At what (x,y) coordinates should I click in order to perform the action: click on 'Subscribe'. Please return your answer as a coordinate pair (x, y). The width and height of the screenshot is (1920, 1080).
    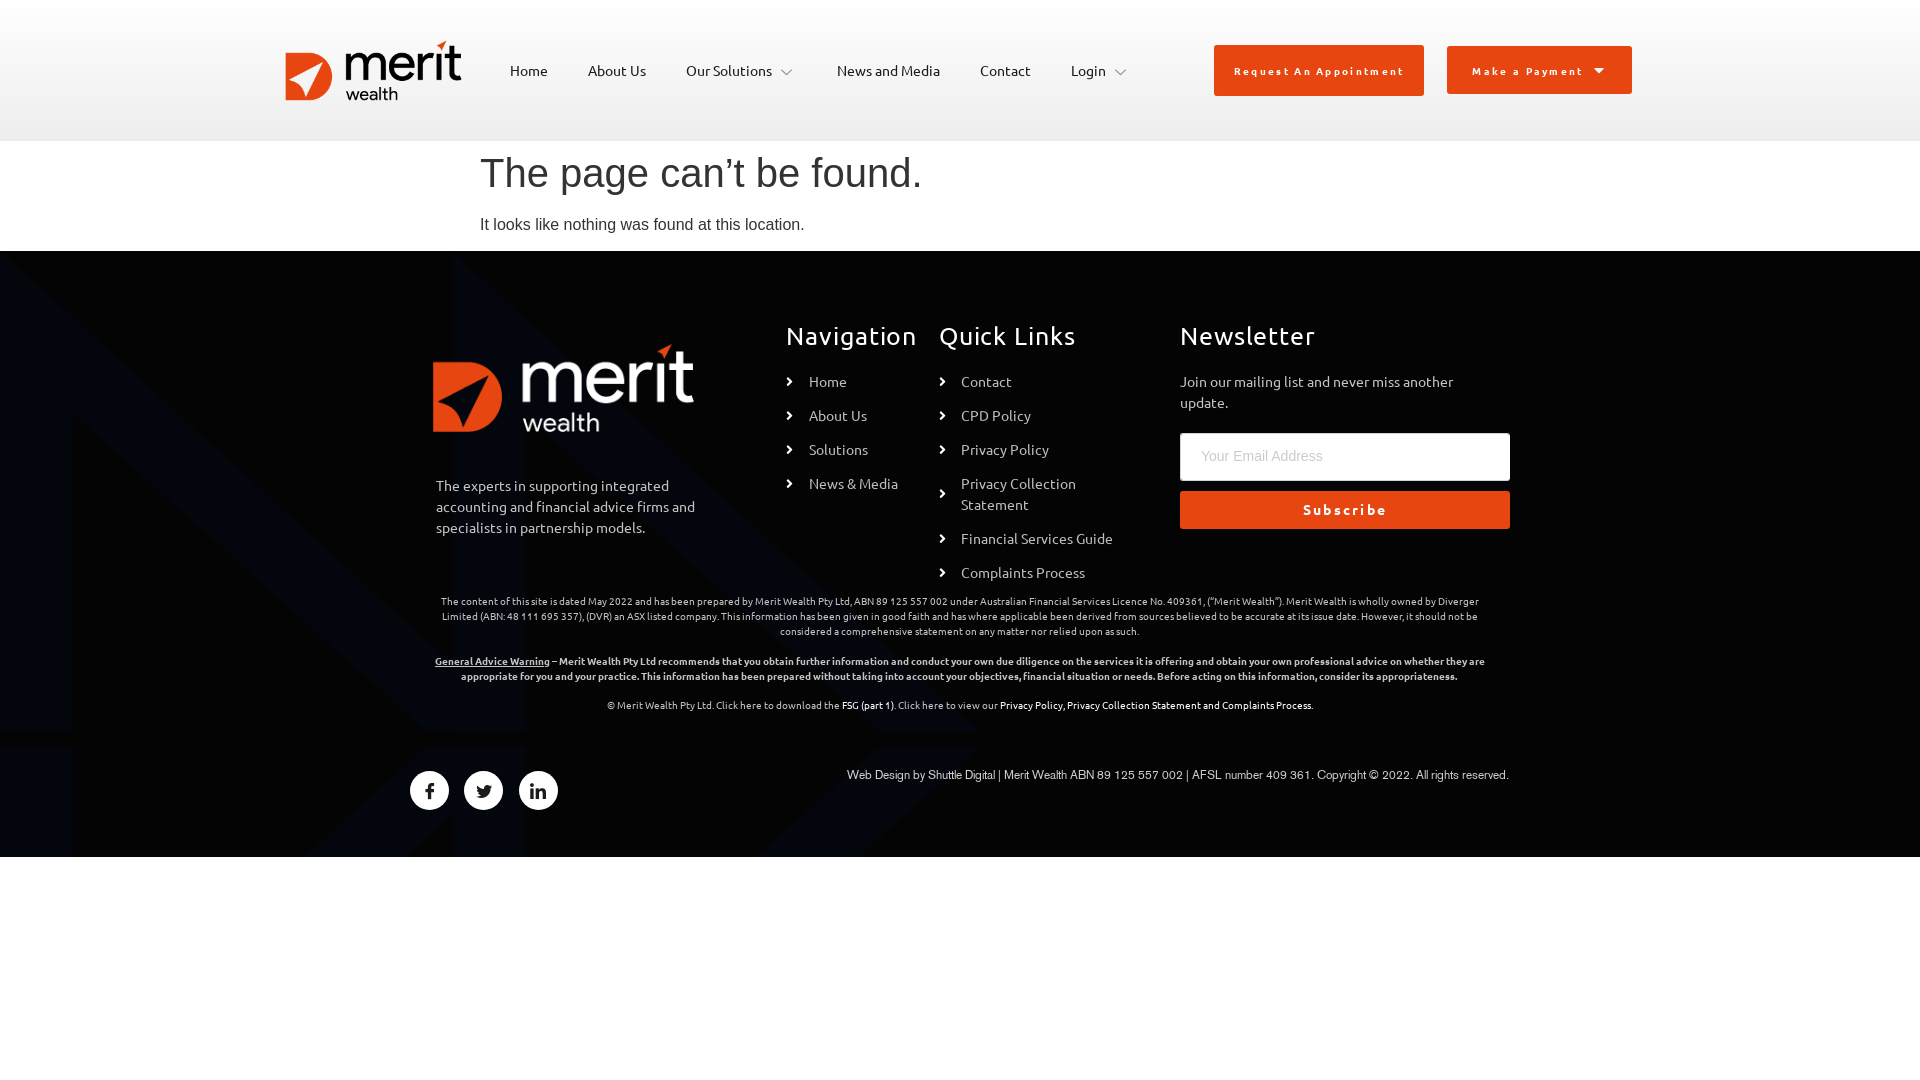
    Looking at the image, I should click on (1344, 508).